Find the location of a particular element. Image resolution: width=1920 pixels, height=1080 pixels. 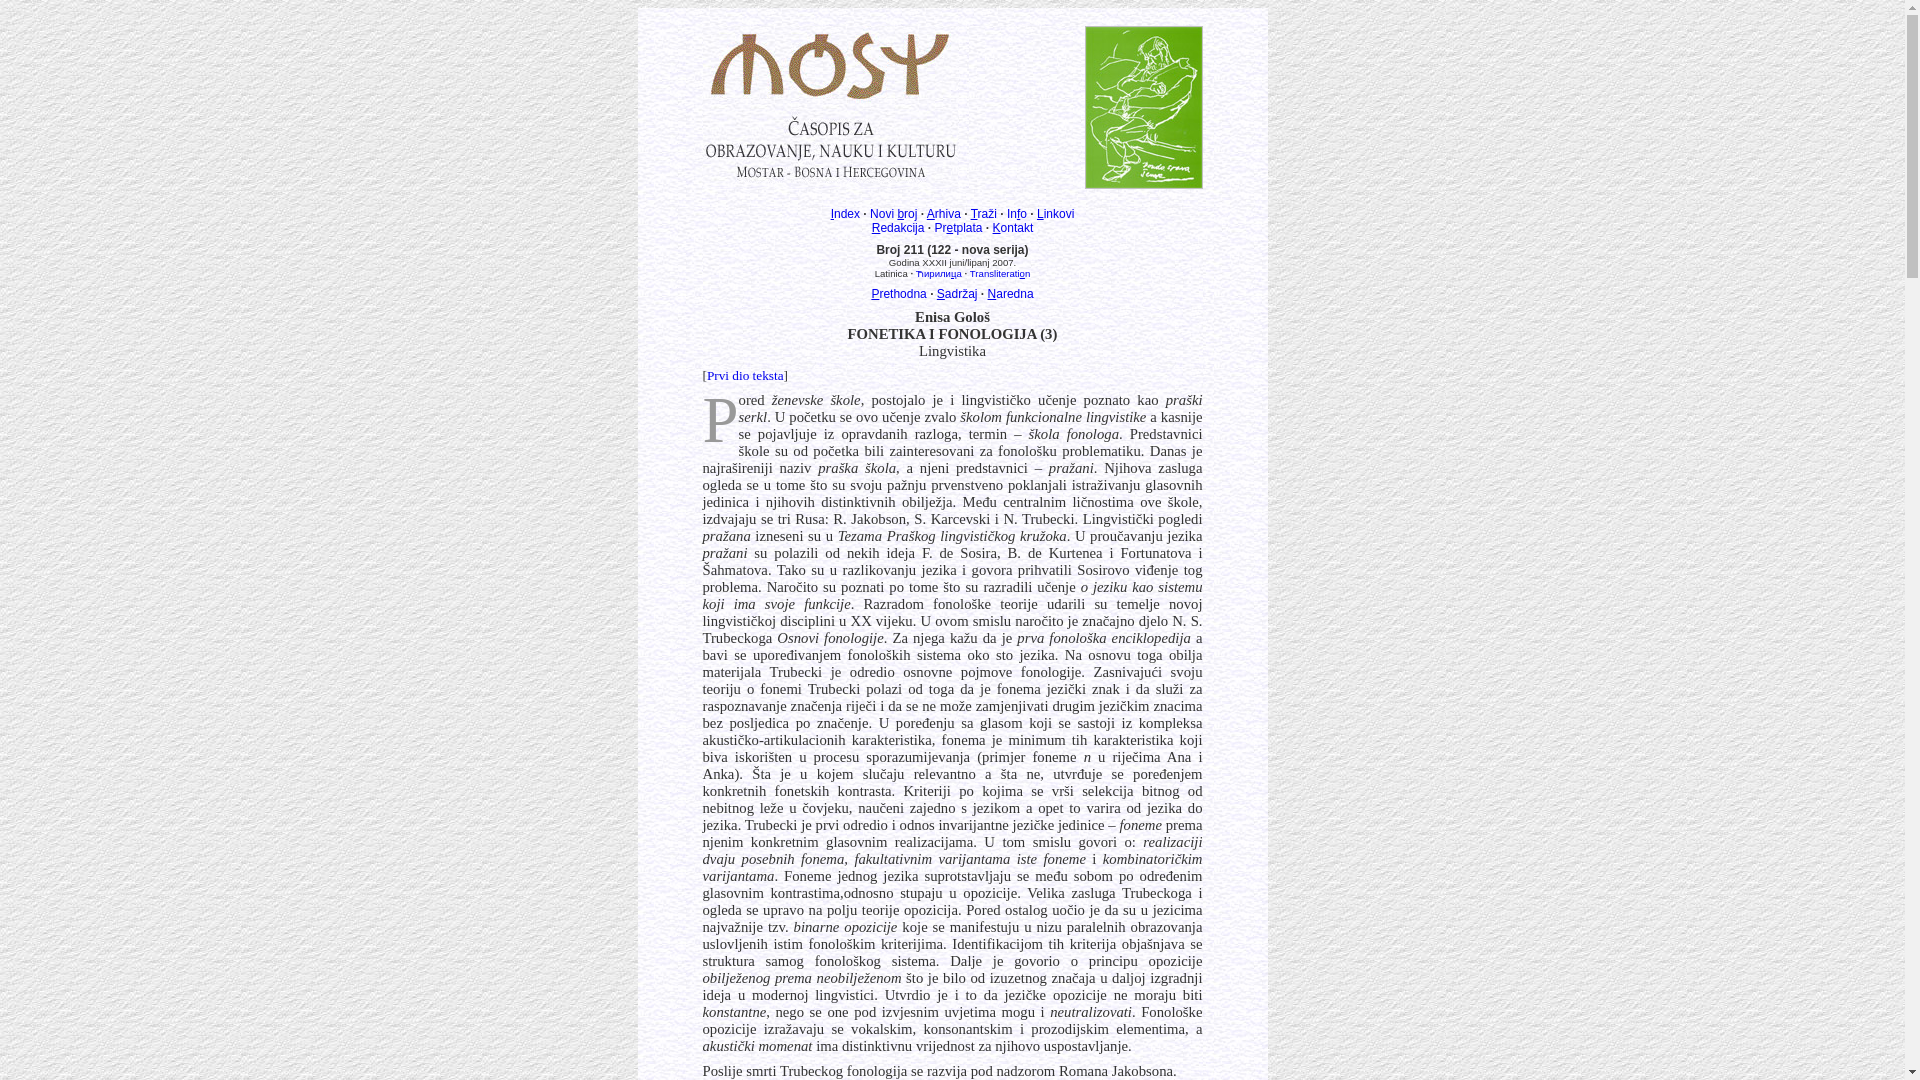

'Prvi dio teksta' is located at coordinates (744, 375).